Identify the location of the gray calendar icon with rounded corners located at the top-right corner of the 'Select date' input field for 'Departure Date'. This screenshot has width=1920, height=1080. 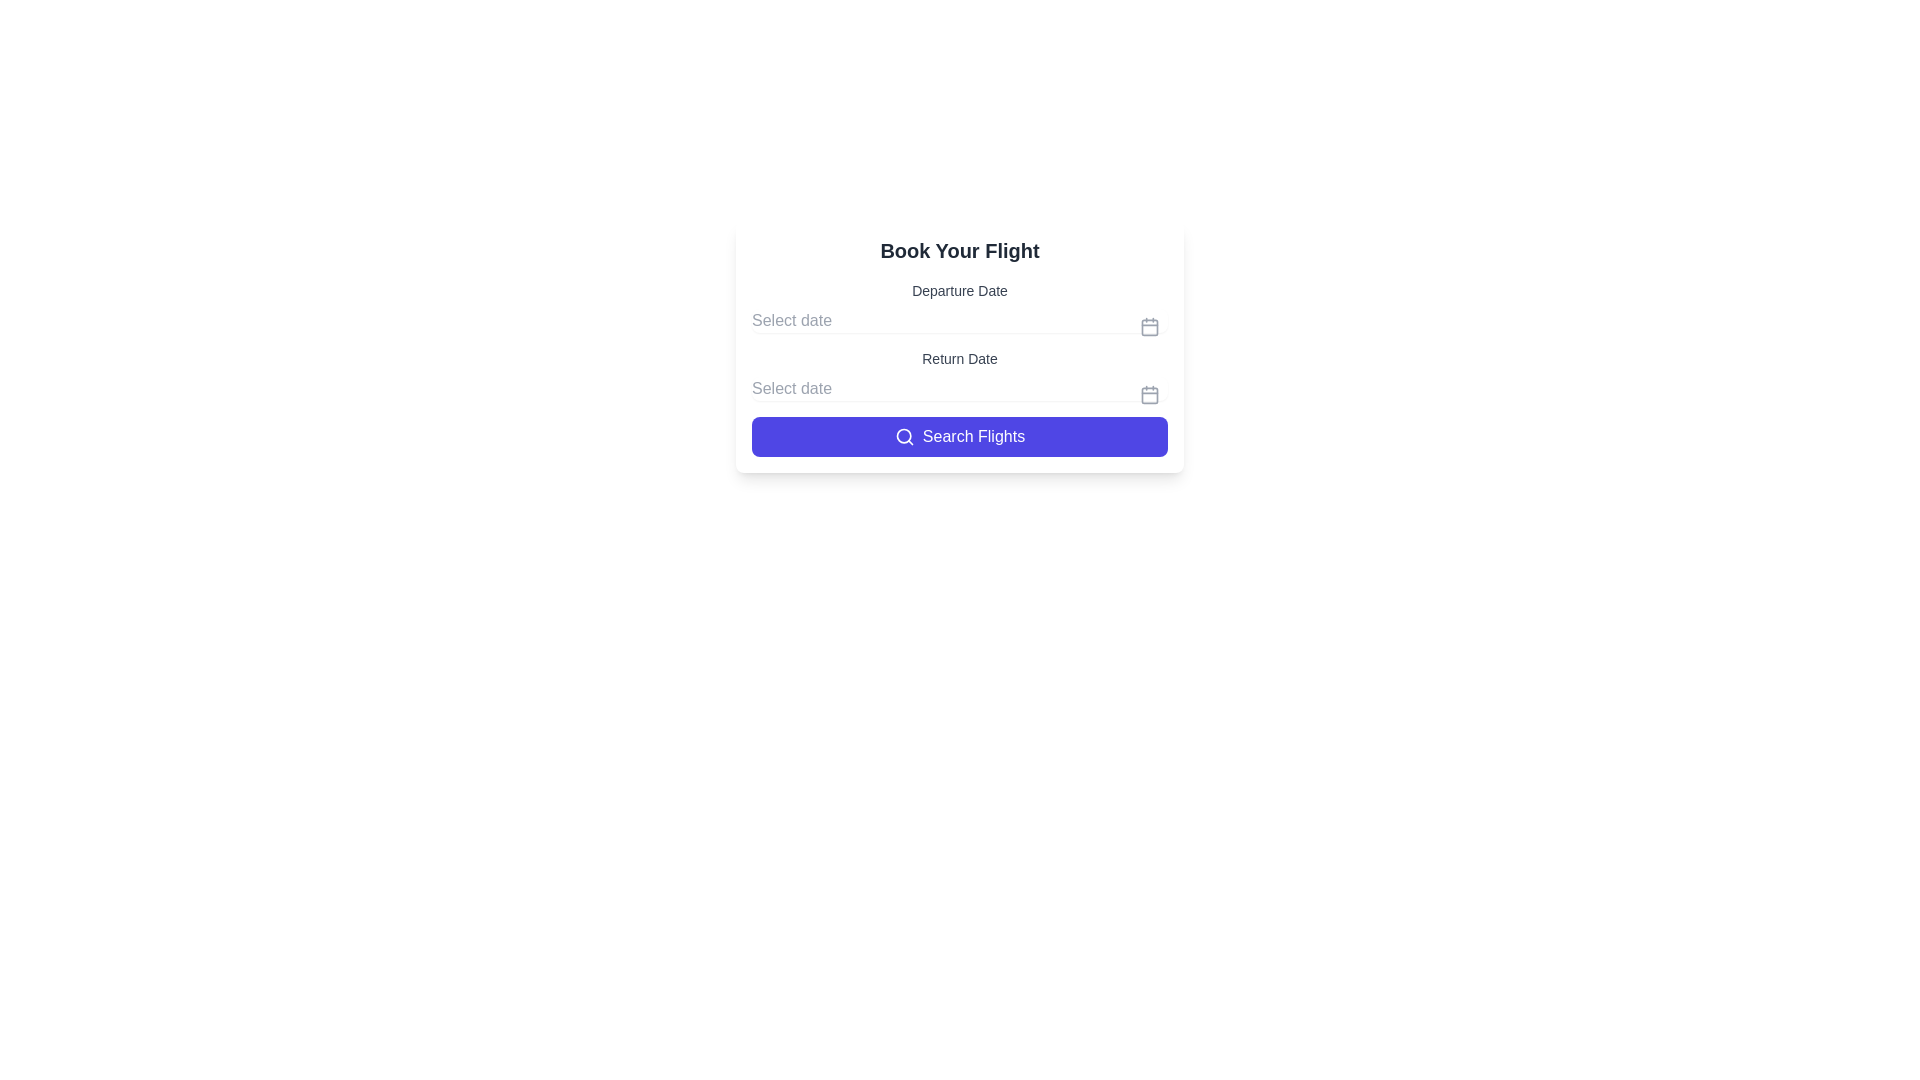
(1150, 326).